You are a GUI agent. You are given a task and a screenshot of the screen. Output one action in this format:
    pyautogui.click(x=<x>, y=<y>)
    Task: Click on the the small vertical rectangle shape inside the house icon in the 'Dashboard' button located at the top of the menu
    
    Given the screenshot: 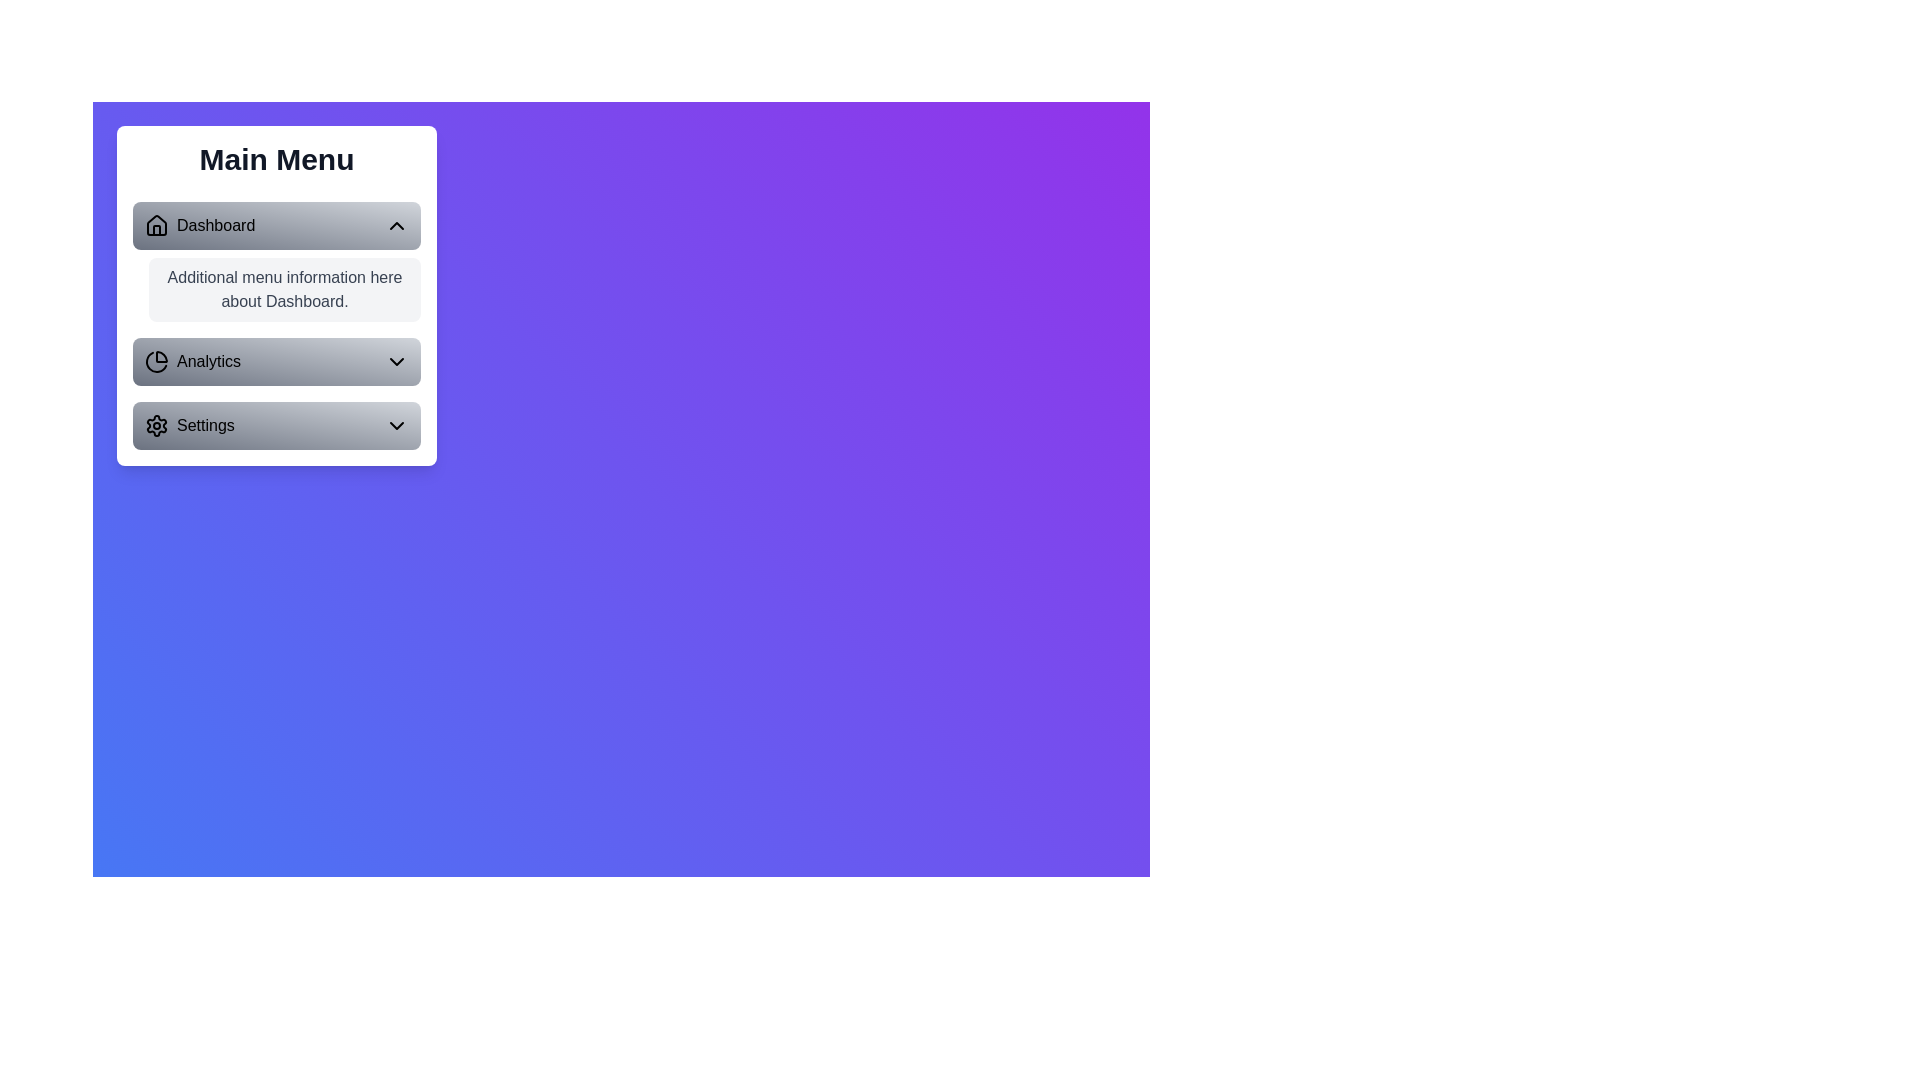 What is the action you would take?
    pyautogui.click(x=156, y=229)
    